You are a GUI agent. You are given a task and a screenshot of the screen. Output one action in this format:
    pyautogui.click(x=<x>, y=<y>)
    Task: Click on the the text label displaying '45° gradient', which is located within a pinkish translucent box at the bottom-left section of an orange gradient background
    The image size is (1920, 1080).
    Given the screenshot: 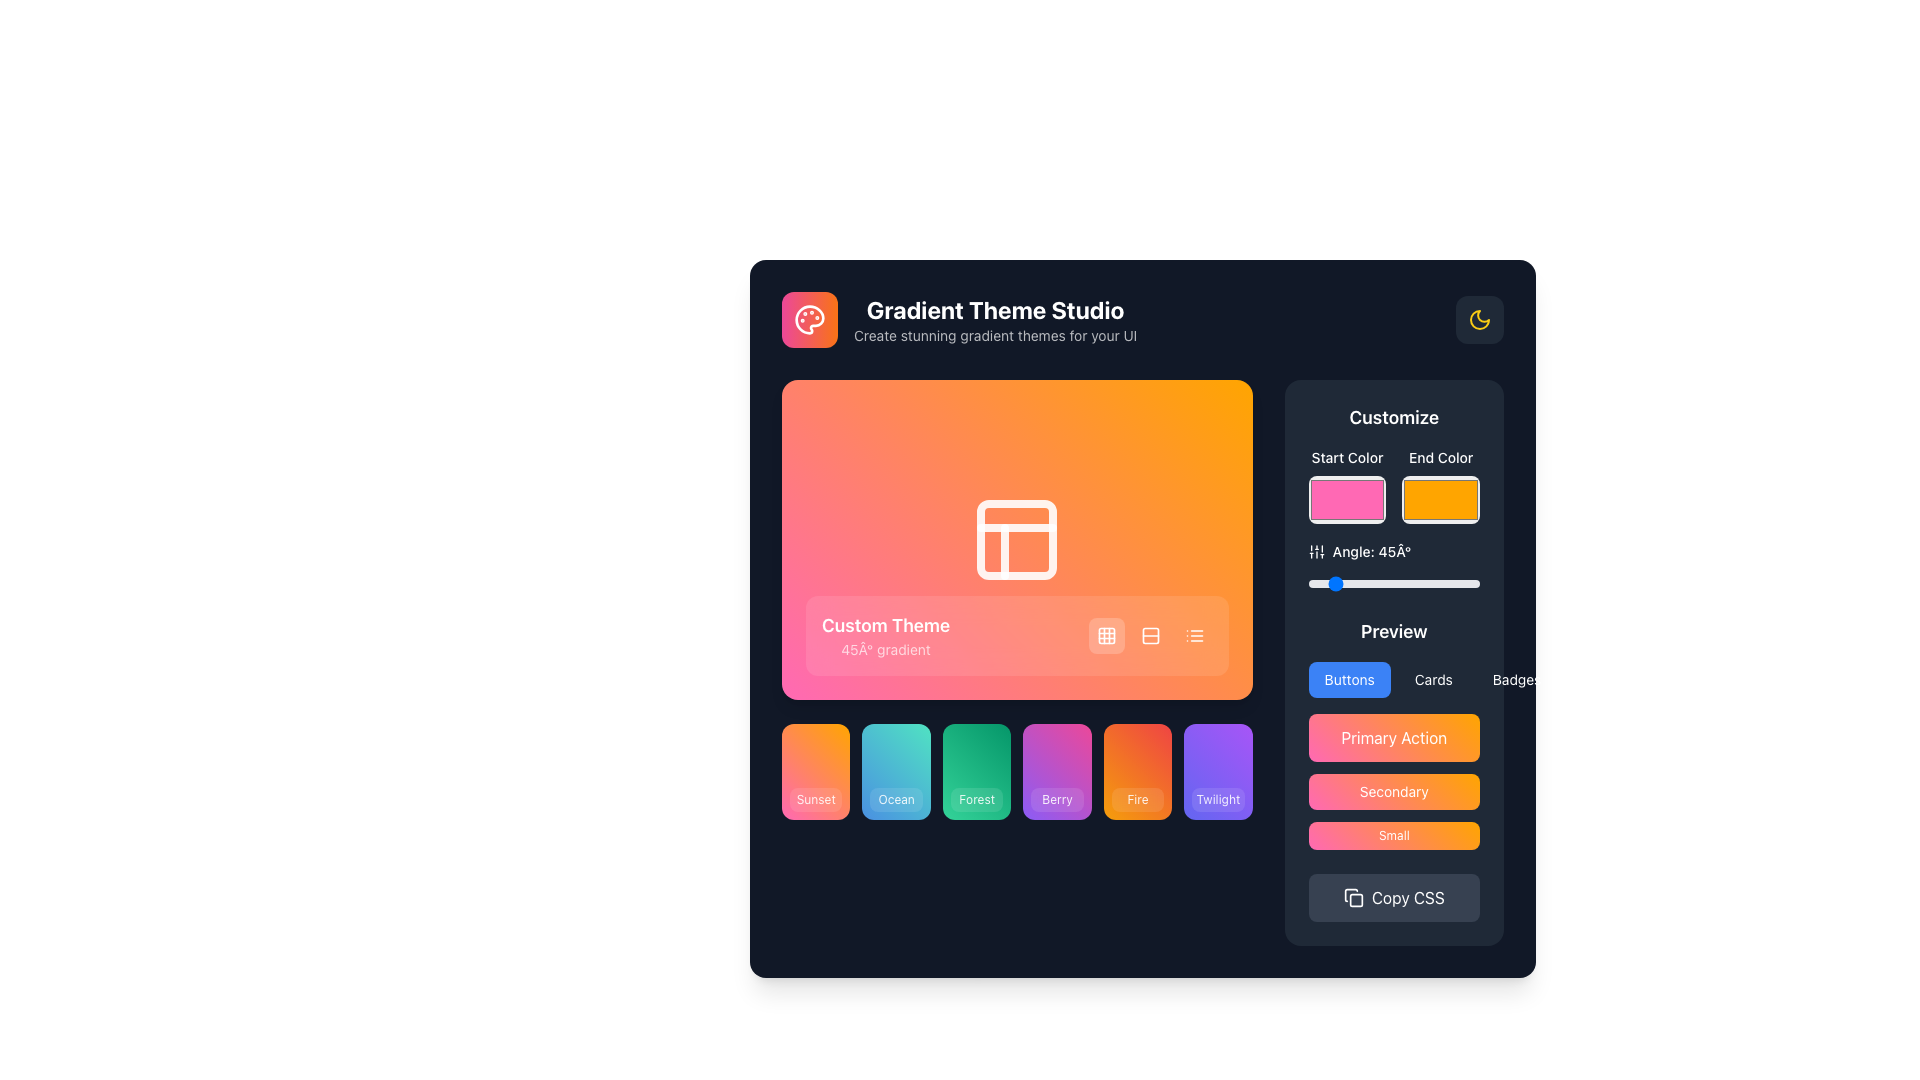 What is the action you would take?
    pyautogui.click(x=885, y=650)
    